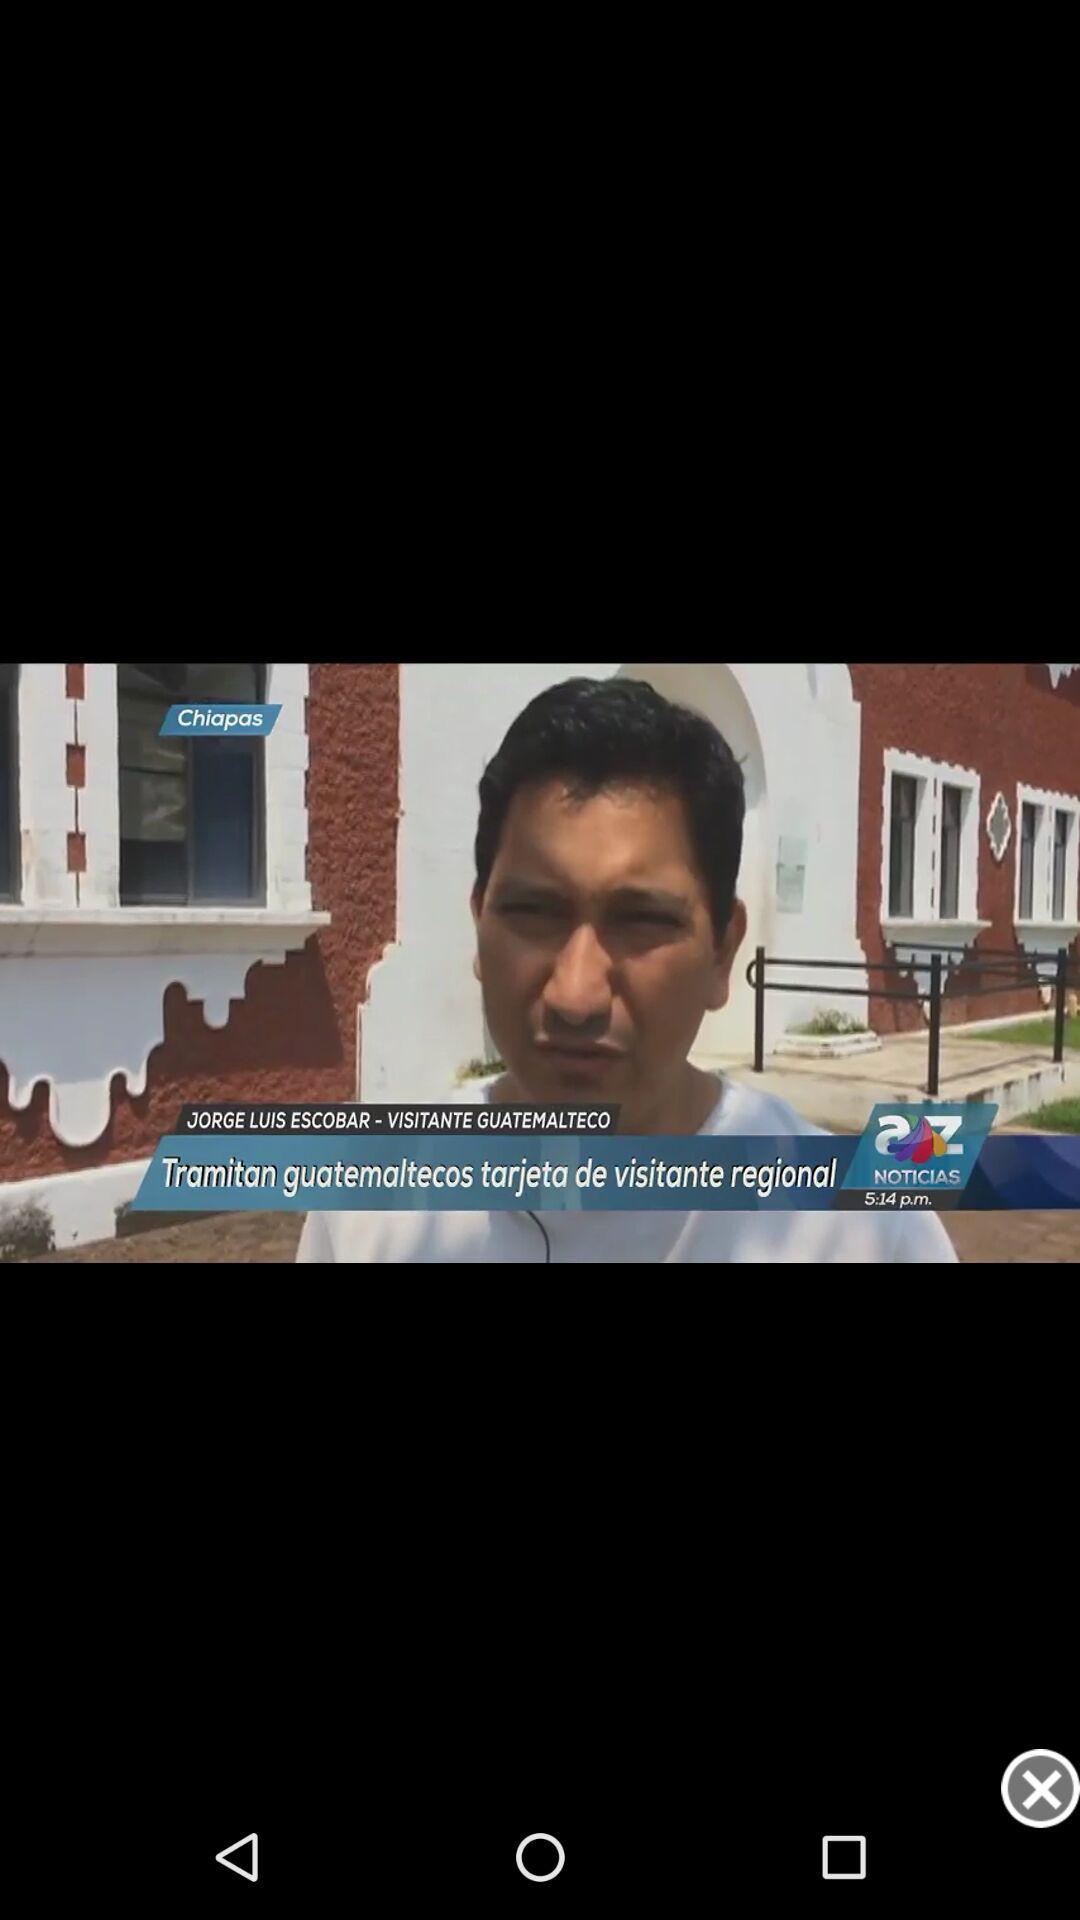  Describe the element at coordinates (1039, 1788) in the screenshot. I see `exits video` at that location.